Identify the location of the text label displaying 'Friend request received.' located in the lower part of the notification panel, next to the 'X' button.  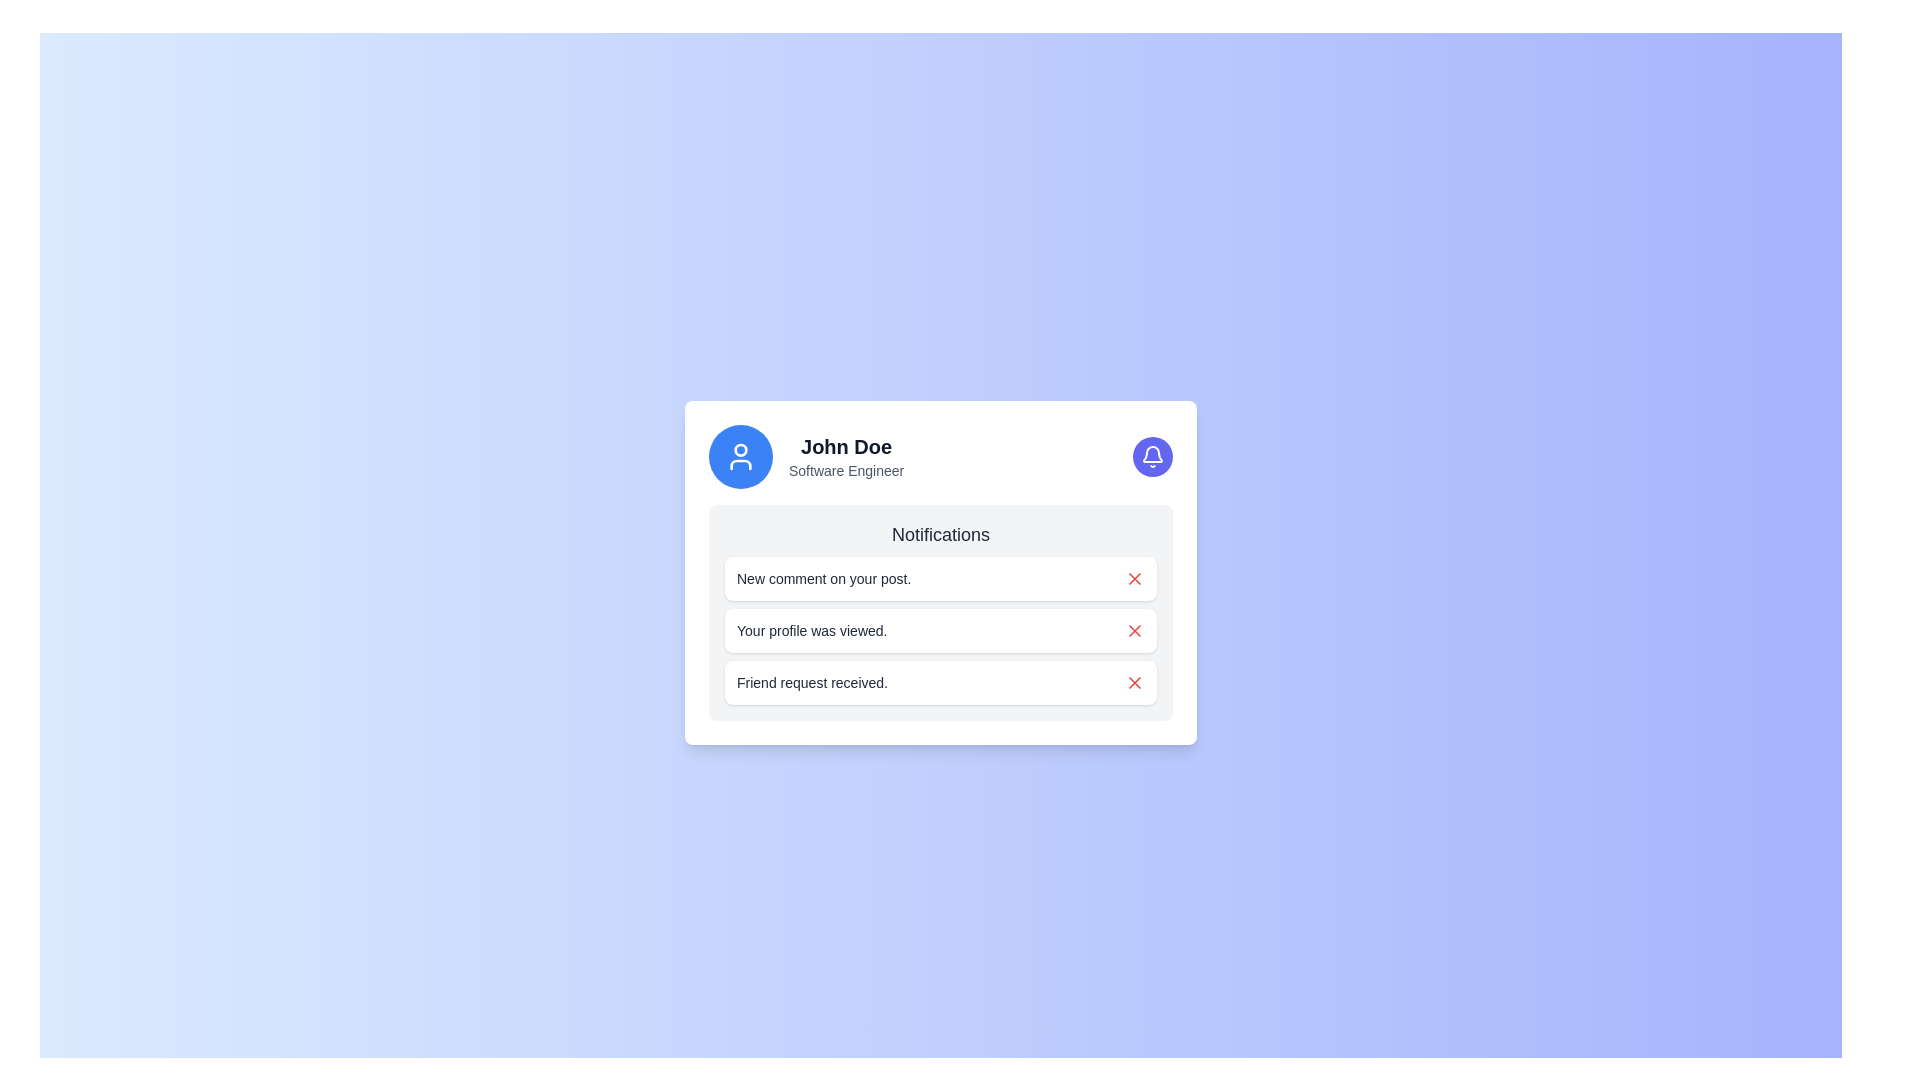
(812, 681).